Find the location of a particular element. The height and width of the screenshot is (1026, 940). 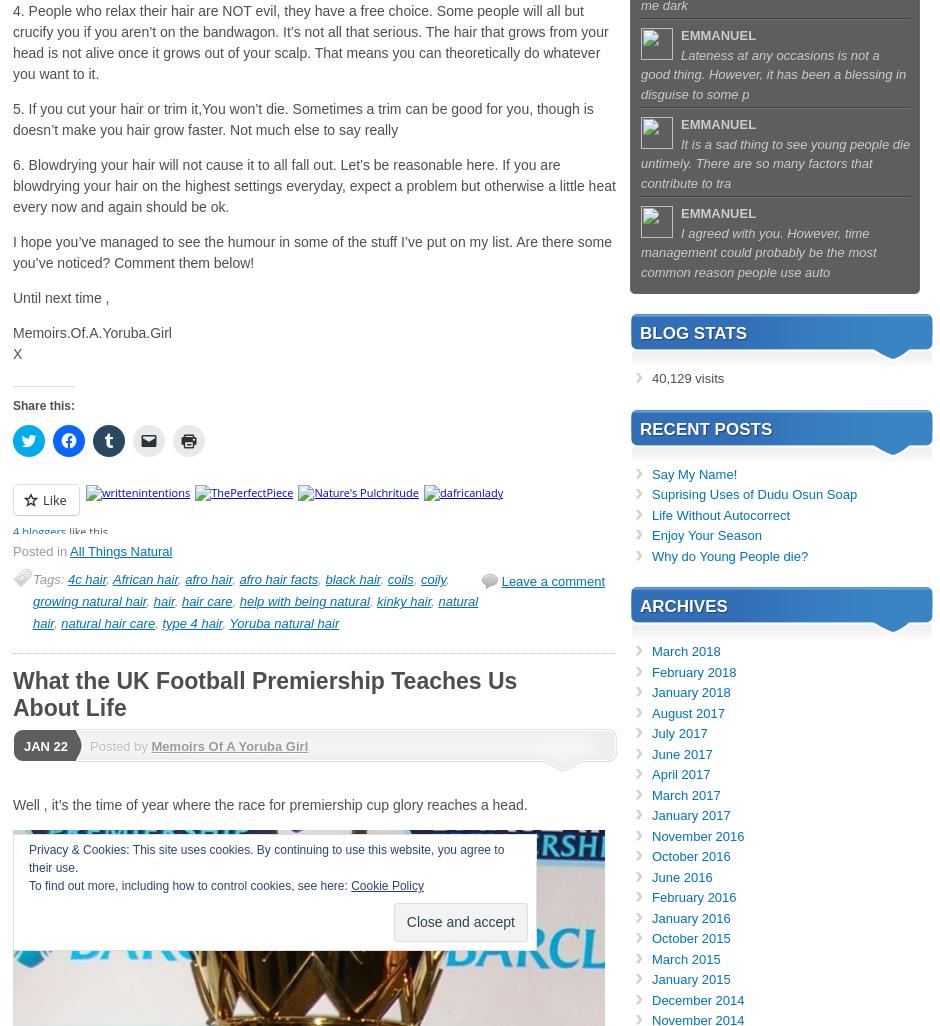

'kinky hair' is located at coordinates (404, 600).